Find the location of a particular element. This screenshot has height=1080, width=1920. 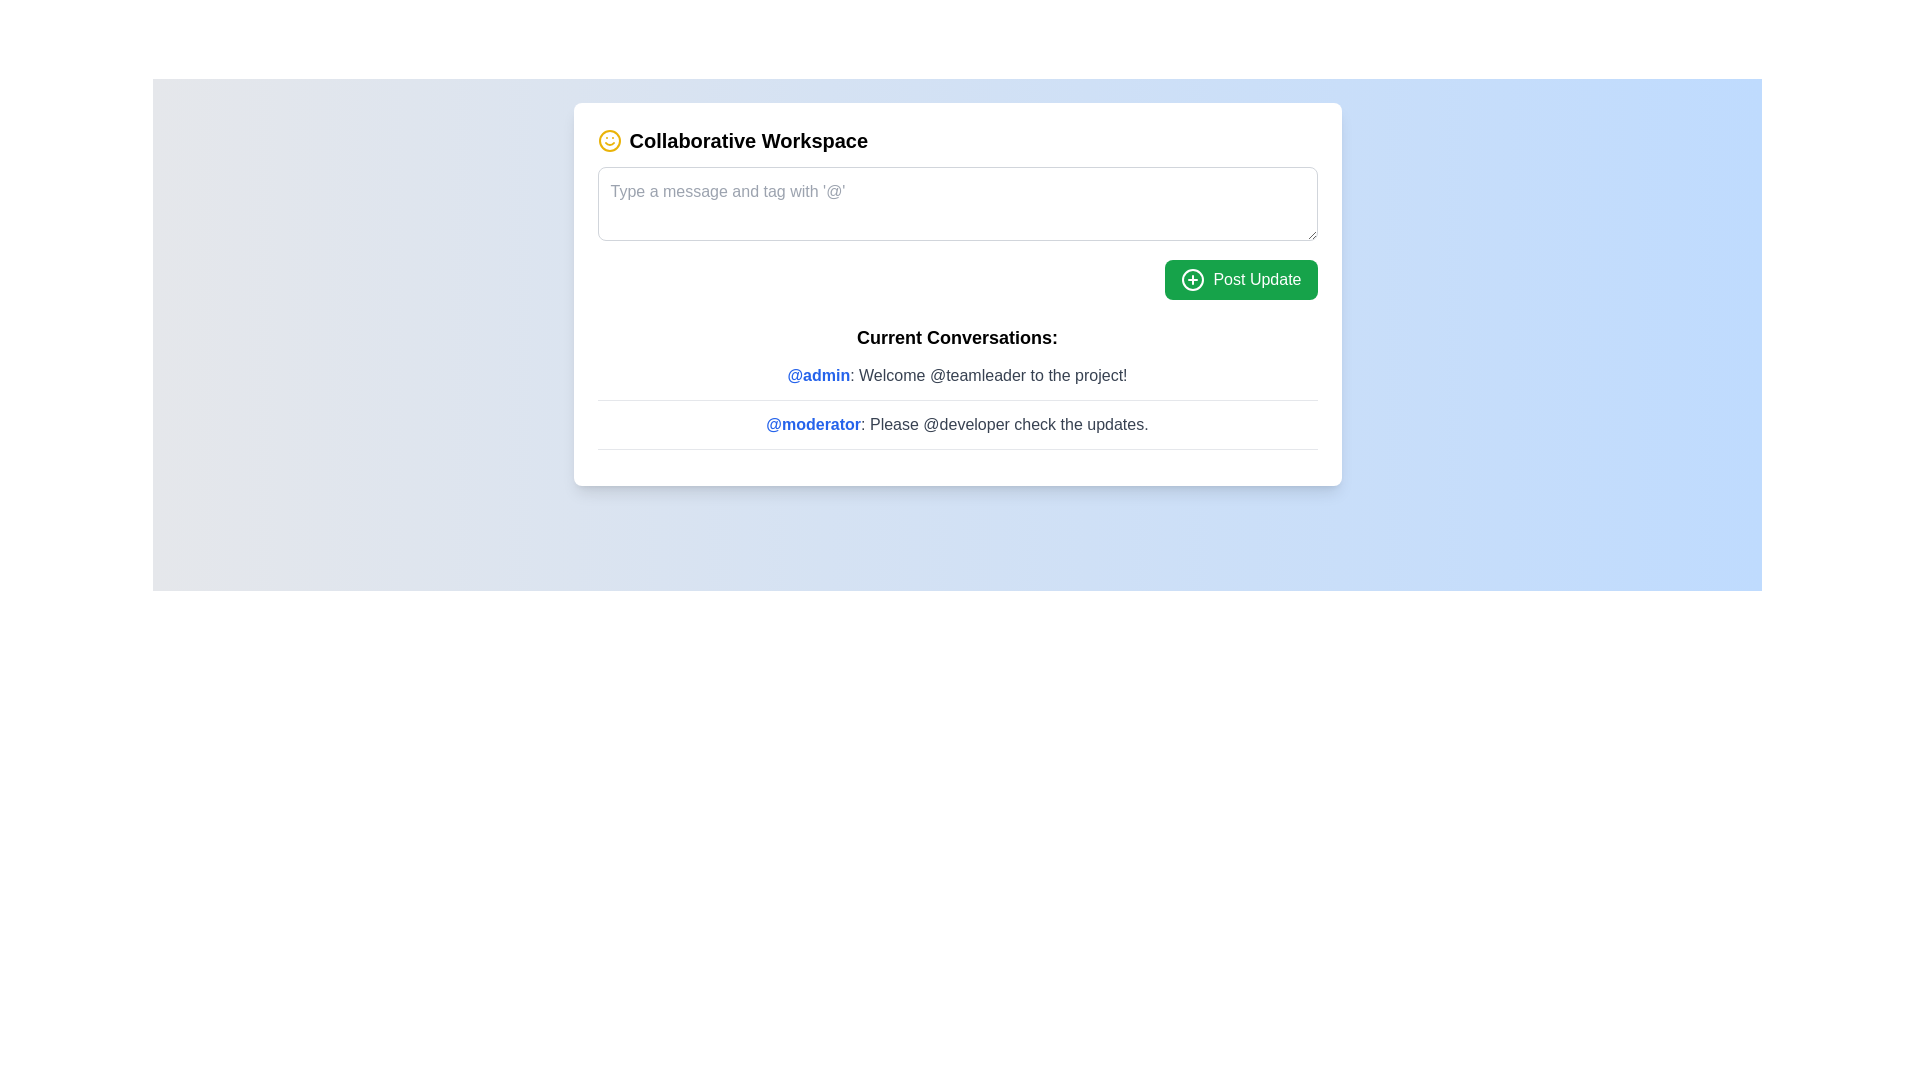

the styled inline text element containing the message '@moderator: Please @developer check the updates.' to use inline links if interactive is located at coordinates (956, 430).